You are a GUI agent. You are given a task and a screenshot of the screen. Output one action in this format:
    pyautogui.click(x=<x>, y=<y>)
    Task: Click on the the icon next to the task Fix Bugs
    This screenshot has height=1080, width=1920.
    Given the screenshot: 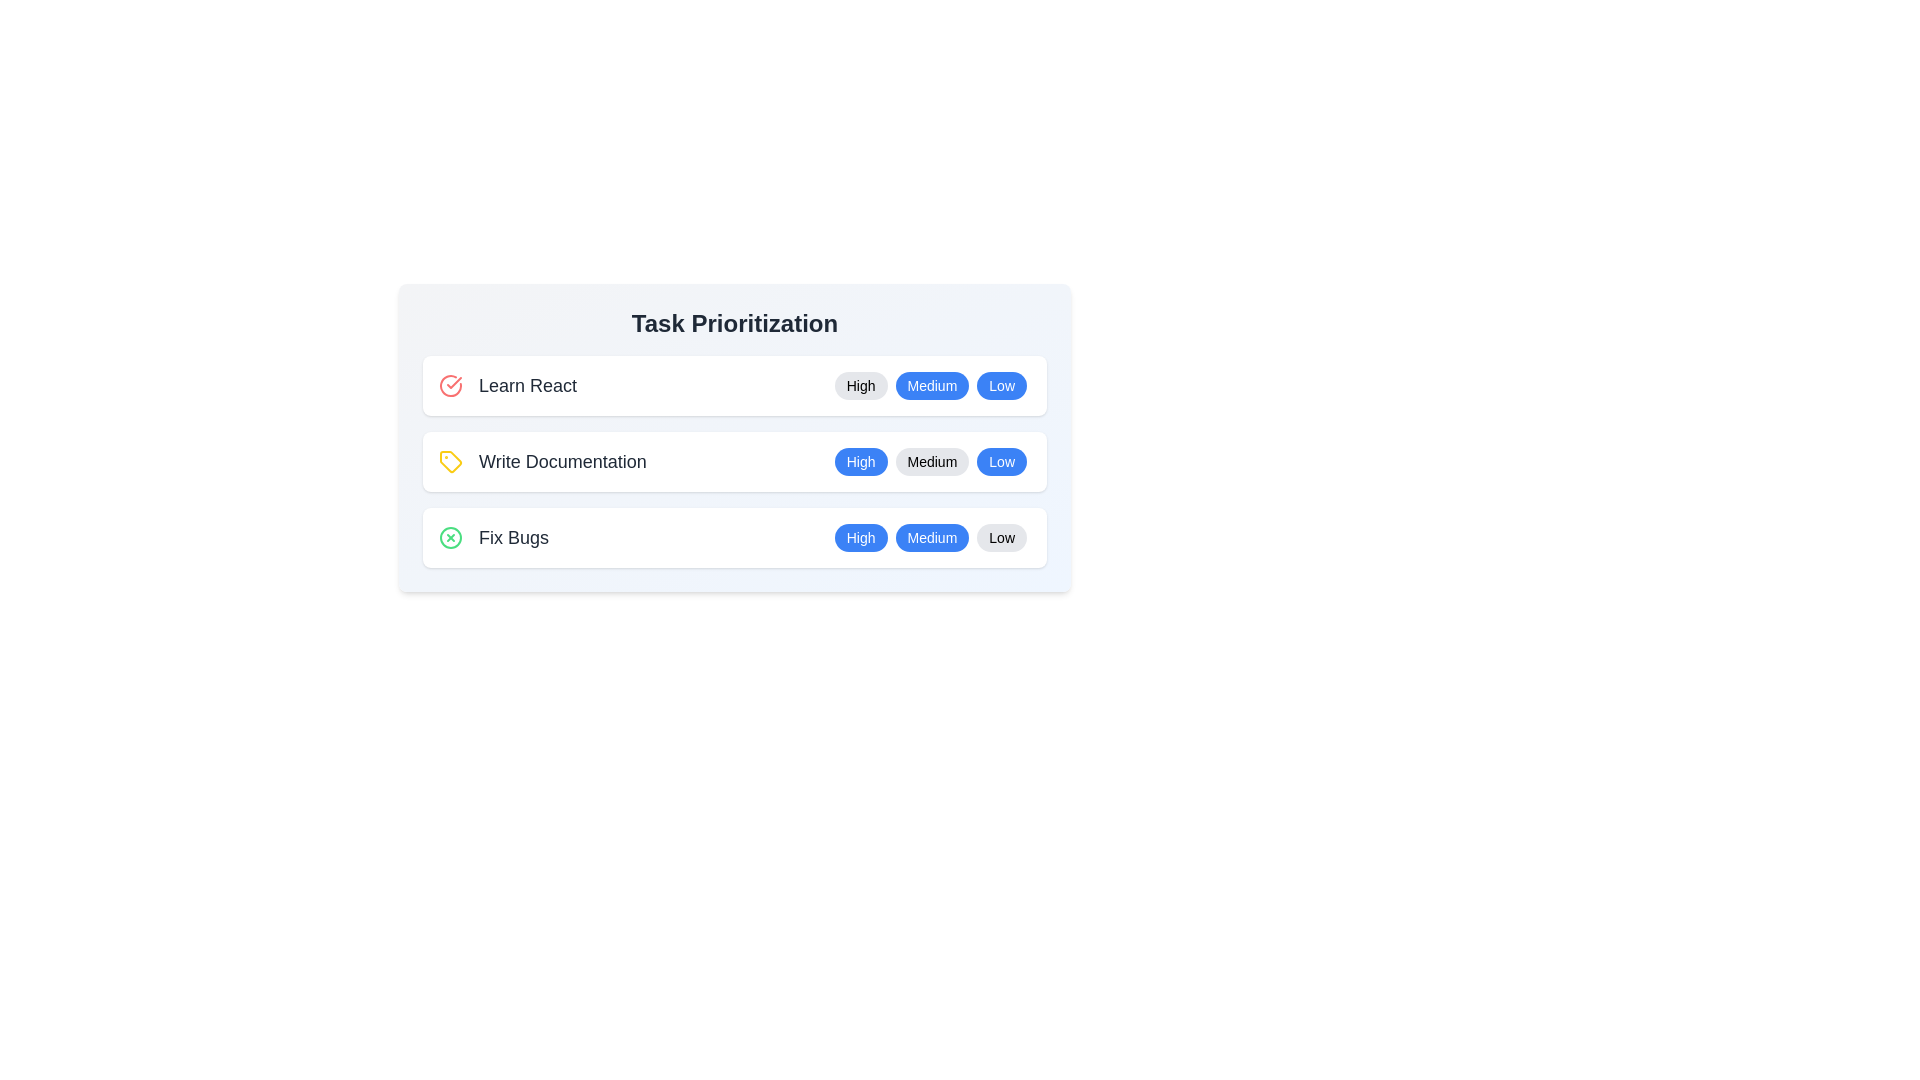 What is the action you would take?
    pyautogui.click(x=450, y=536)
    